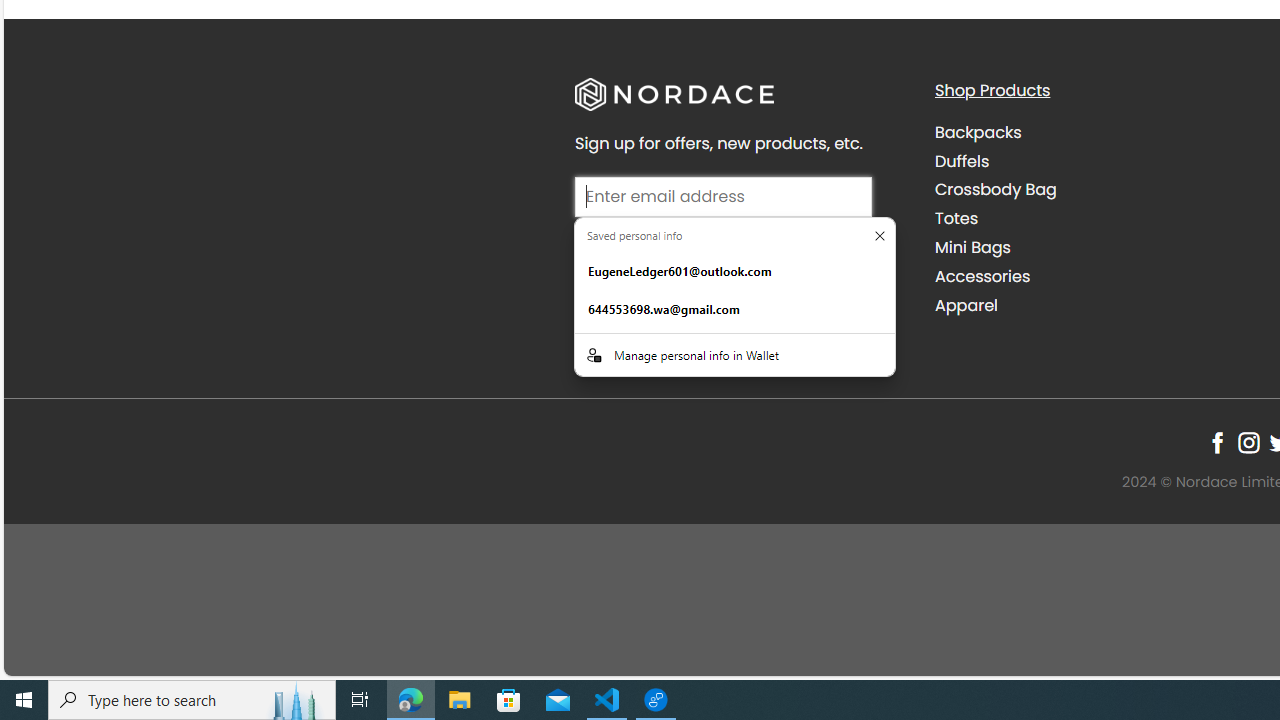 The height and width of the screenshot is (720, 1280). Describe the element at coordinates (733, 353) in the screenshot. I see `'Manage personal info in Wallet'` at that location.